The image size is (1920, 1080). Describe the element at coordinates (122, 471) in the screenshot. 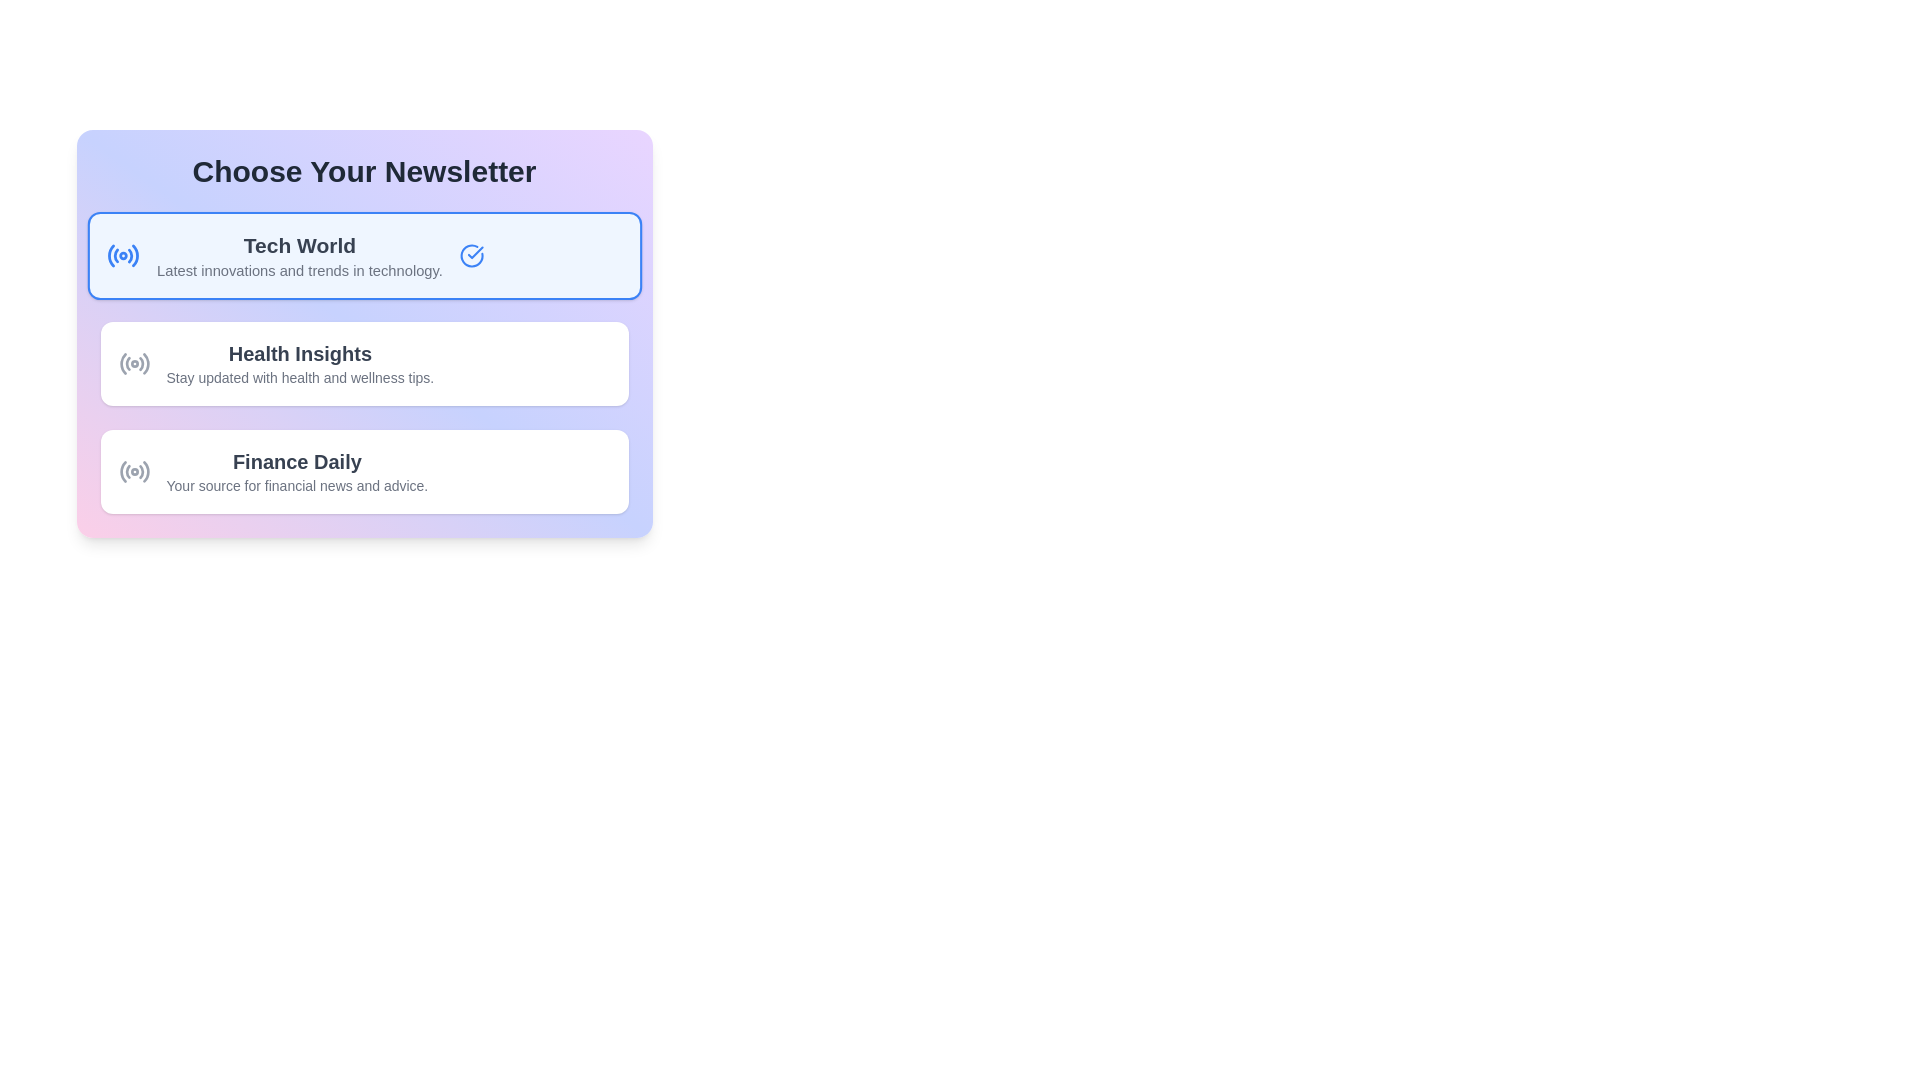

I see `the outermost semicircular arc graphic located within the circular icon to the left of the 'Finance Daily' option` at that location.